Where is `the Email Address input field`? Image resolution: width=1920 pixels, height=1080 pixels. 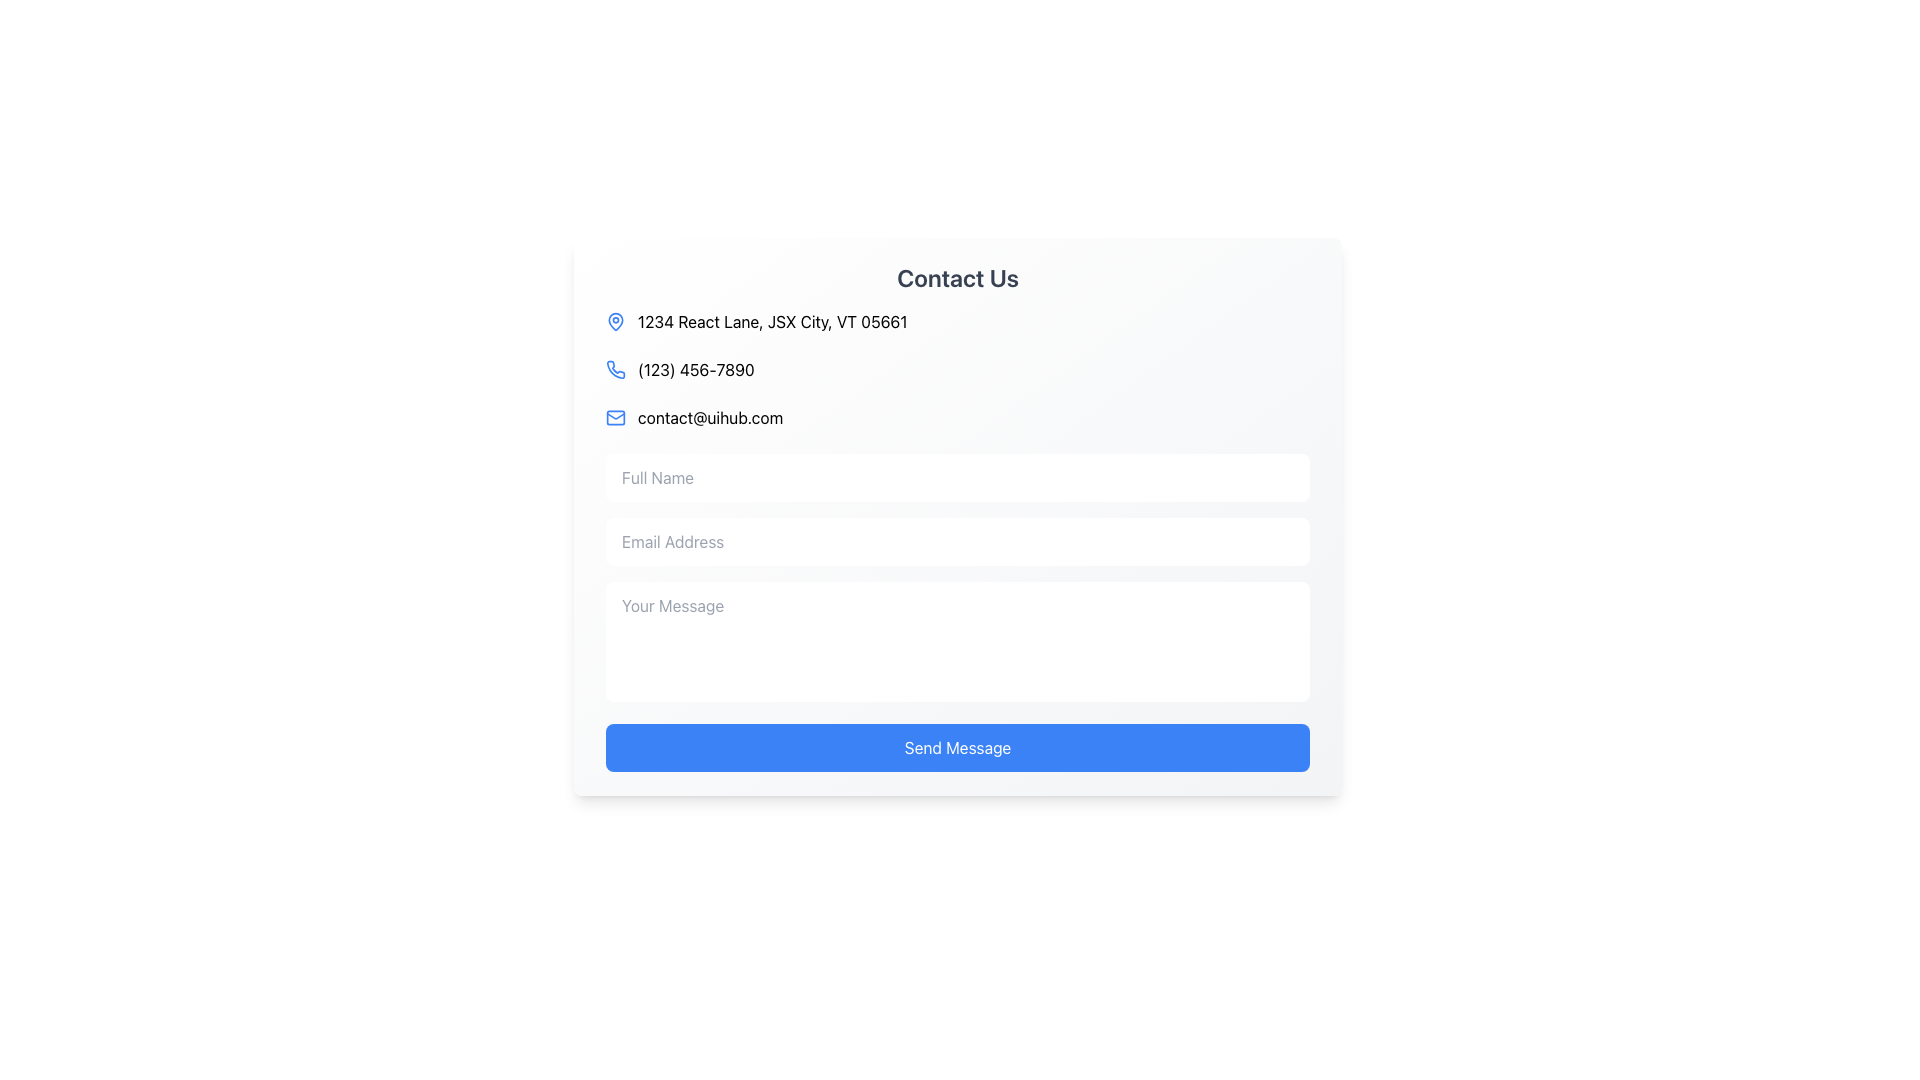
the Email Address input field is located at coordinates (957, 542).